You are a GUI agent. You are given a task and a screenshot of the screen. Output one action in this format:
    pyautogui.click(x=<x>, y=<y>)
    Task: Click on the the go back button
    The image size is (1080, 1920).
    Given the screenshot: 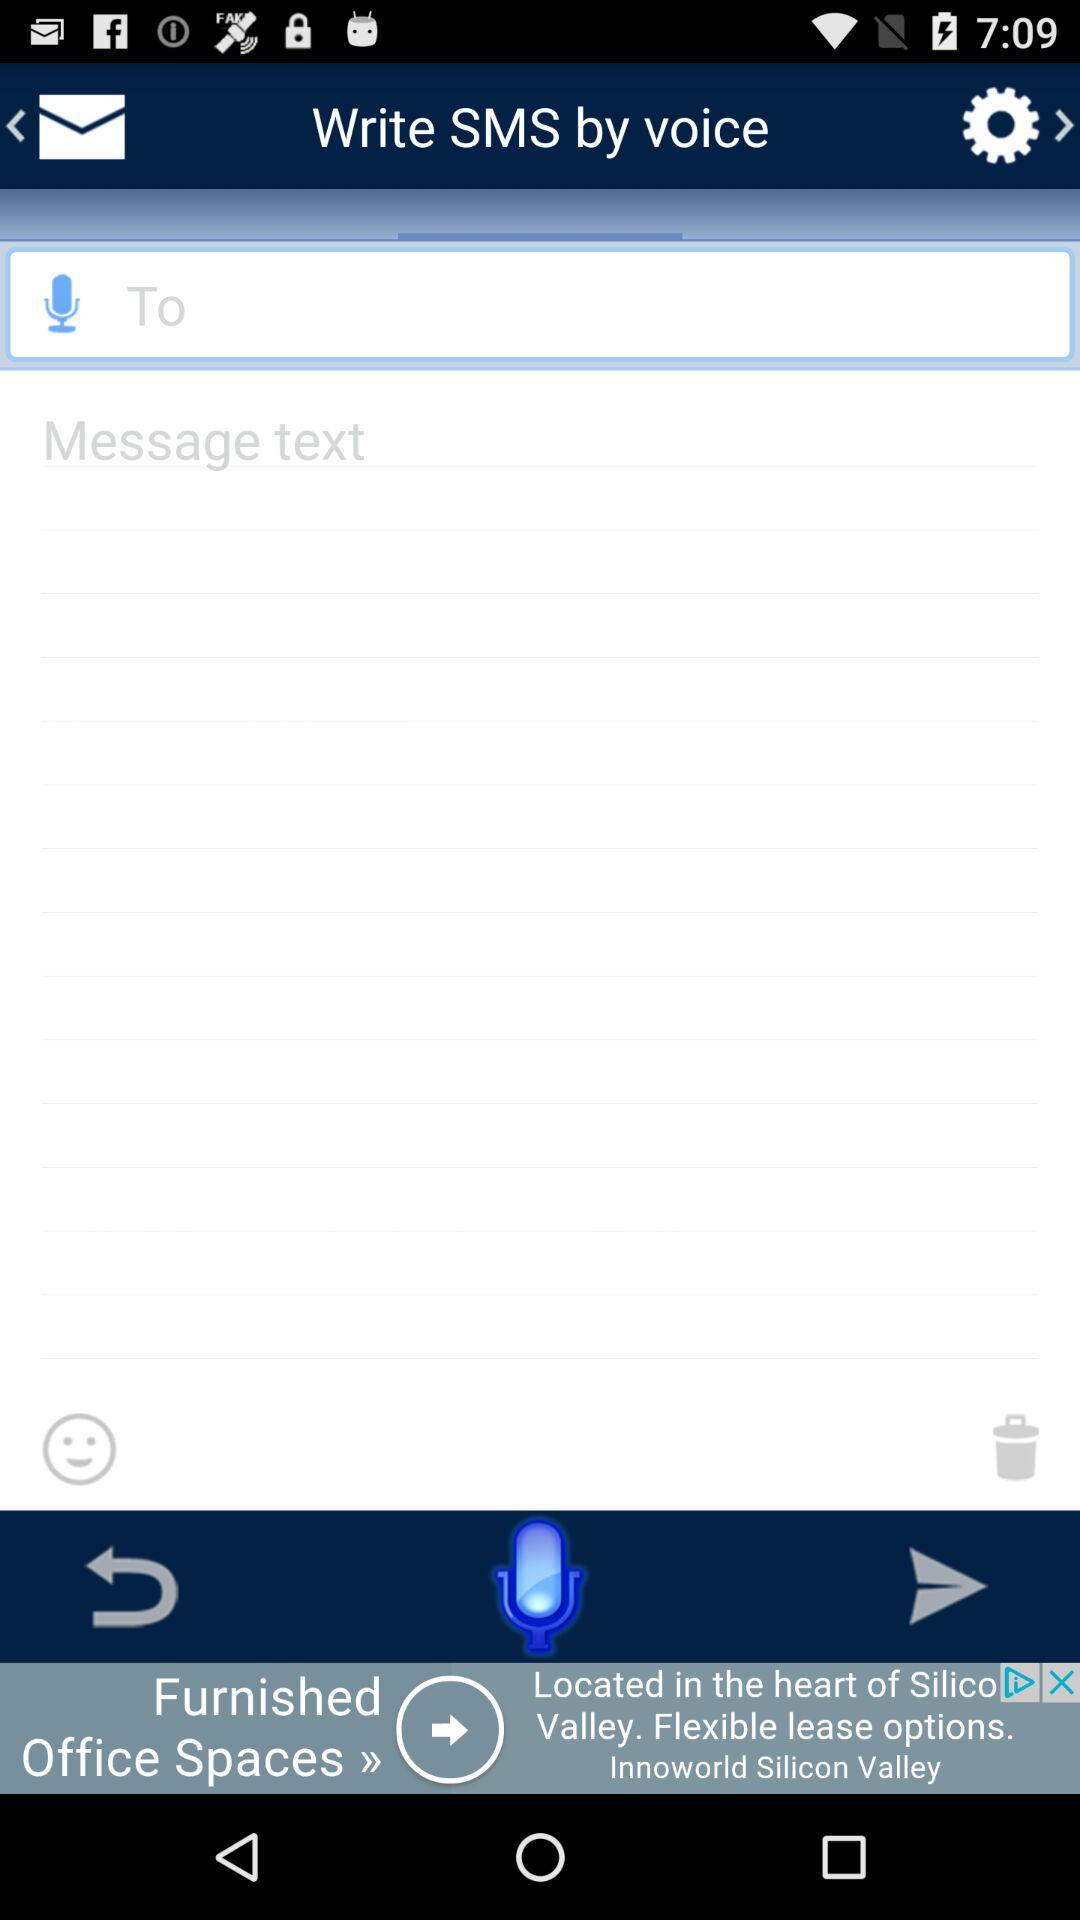 What is the action you would take?
    pyautogui.click(x=131, y=1585)
    